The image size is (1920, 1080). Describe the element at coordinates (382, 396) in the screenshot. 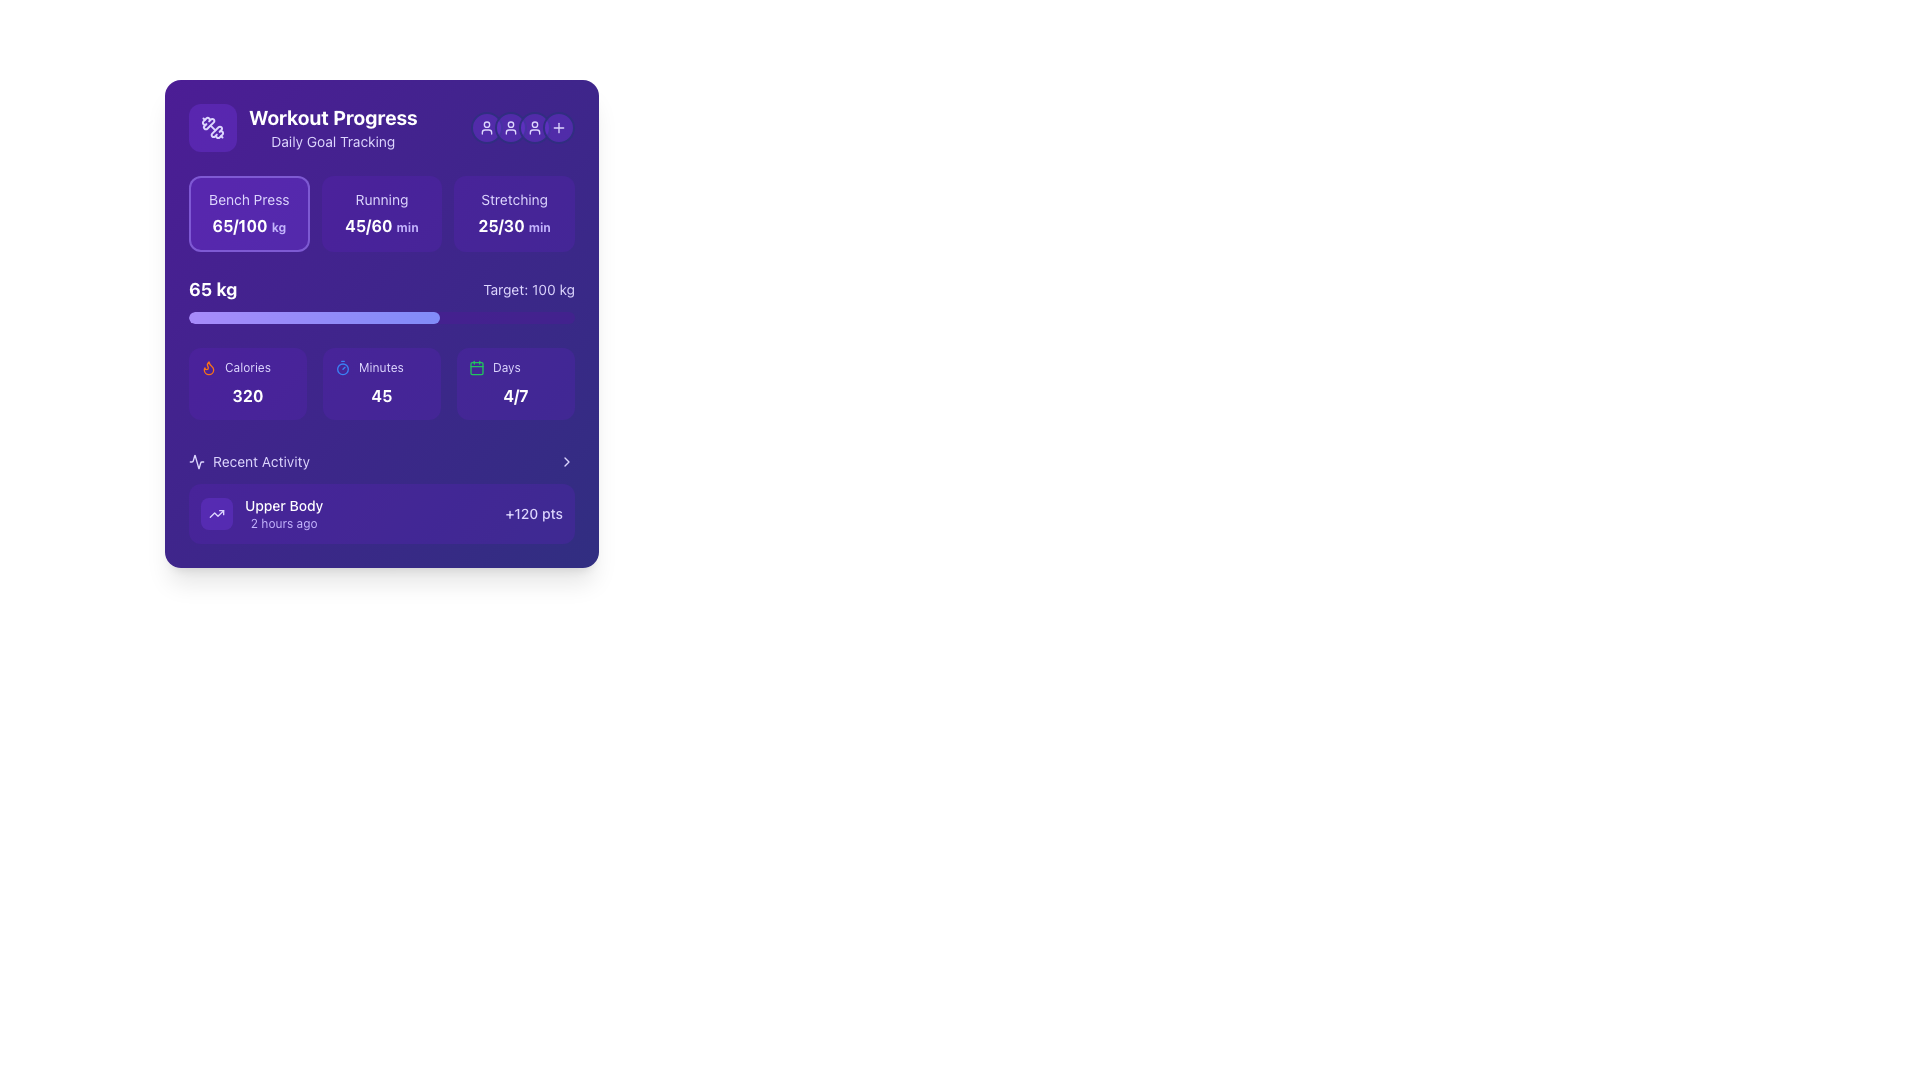

I see `the numerical value '45' displayed in bold white text on a purple background, located in the bottom-left quadrant of the main card interface under the 'Minutes' label` at that location.